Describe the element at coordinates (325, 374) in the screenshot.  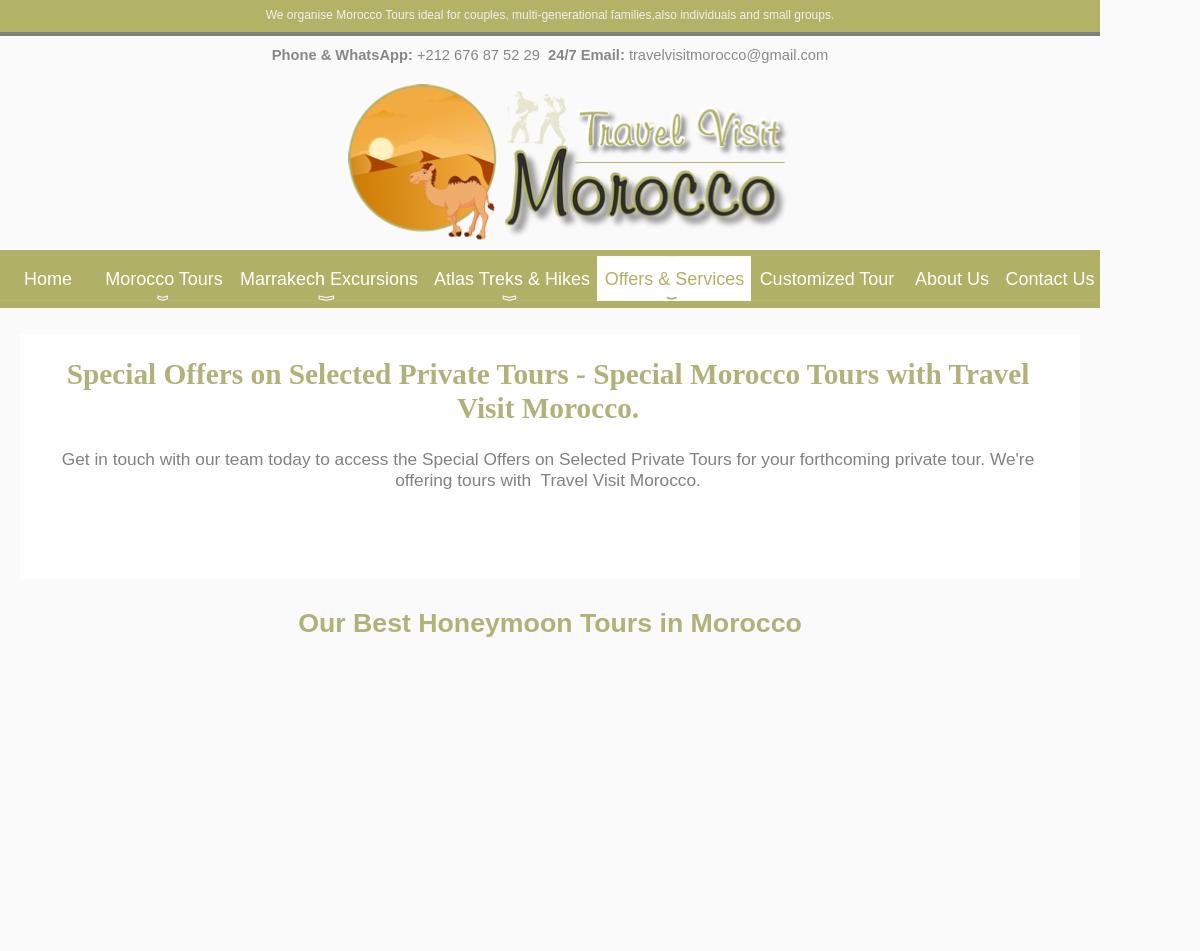
I see `'Special Offers on Selected Private Tours -'` at that location.